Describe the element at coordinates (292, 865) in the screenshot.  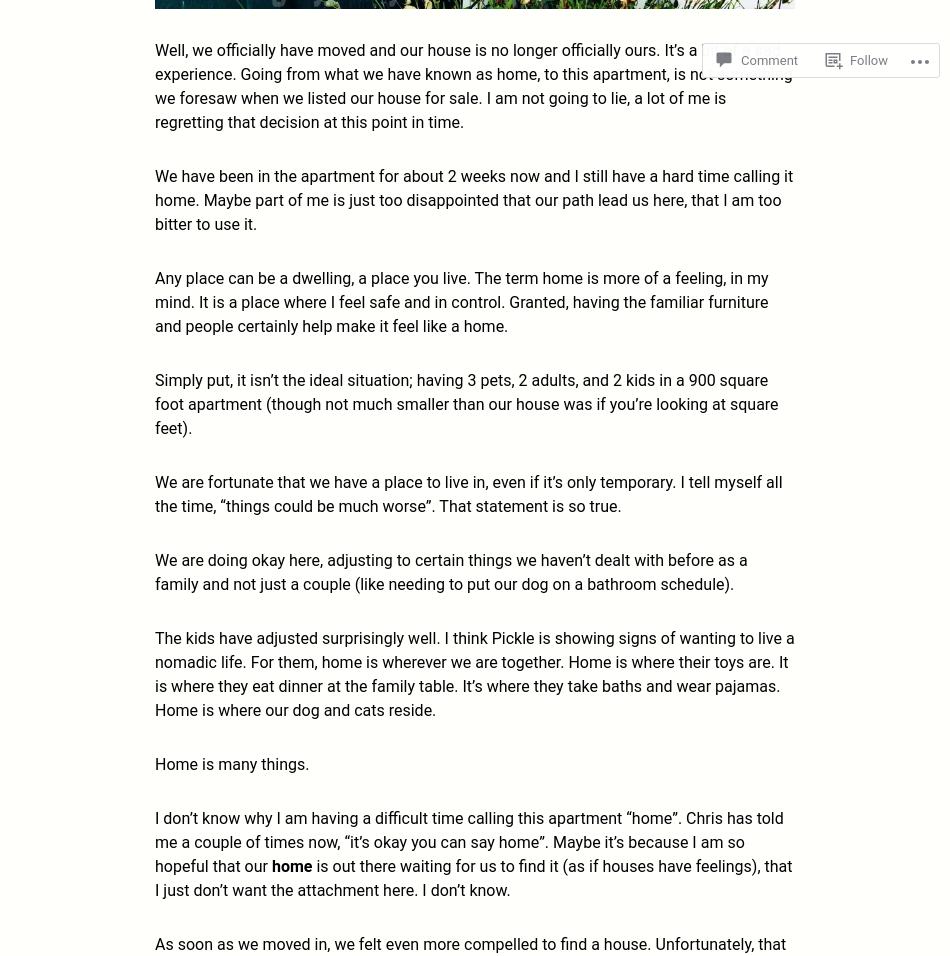
I see `'home'` at that location.